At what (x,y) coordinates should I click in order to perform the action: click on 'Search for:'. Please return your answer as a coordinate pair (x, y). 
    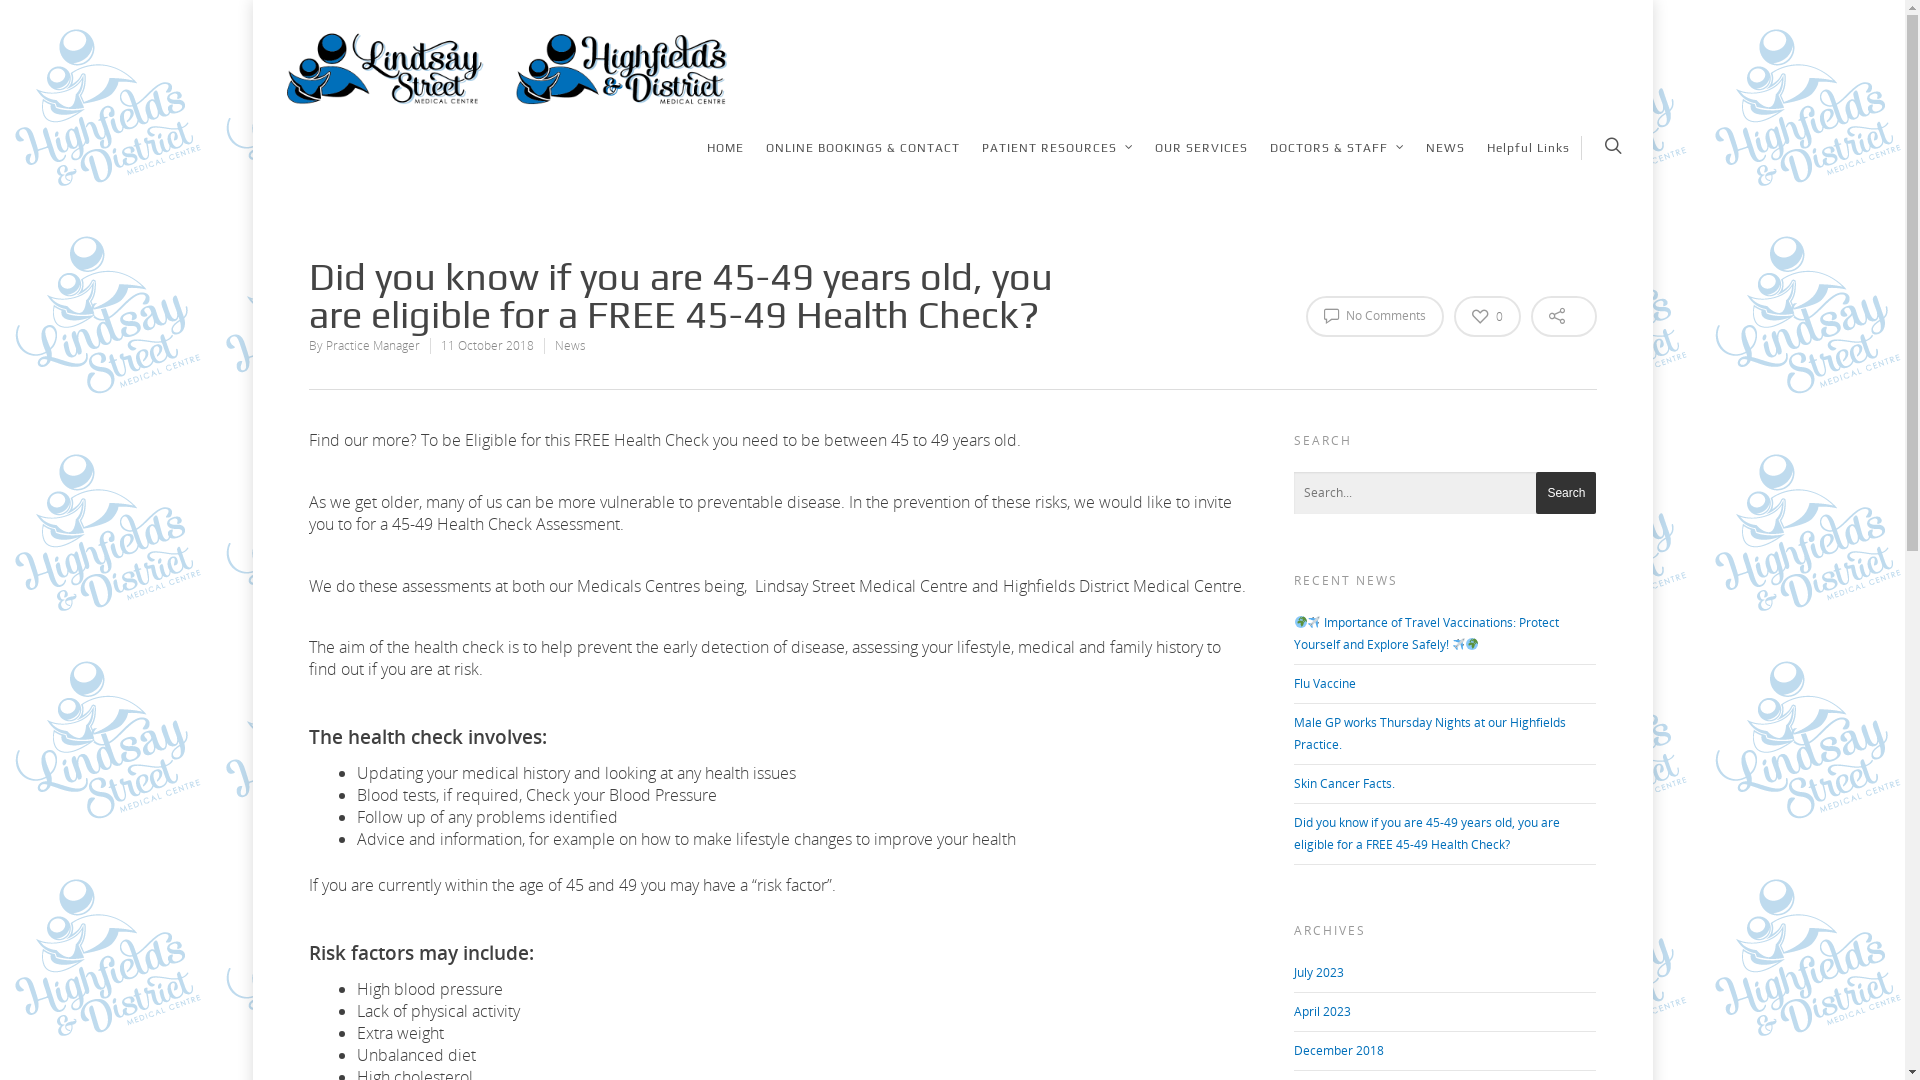
    Looking at the image, I should click on (1445, 493).